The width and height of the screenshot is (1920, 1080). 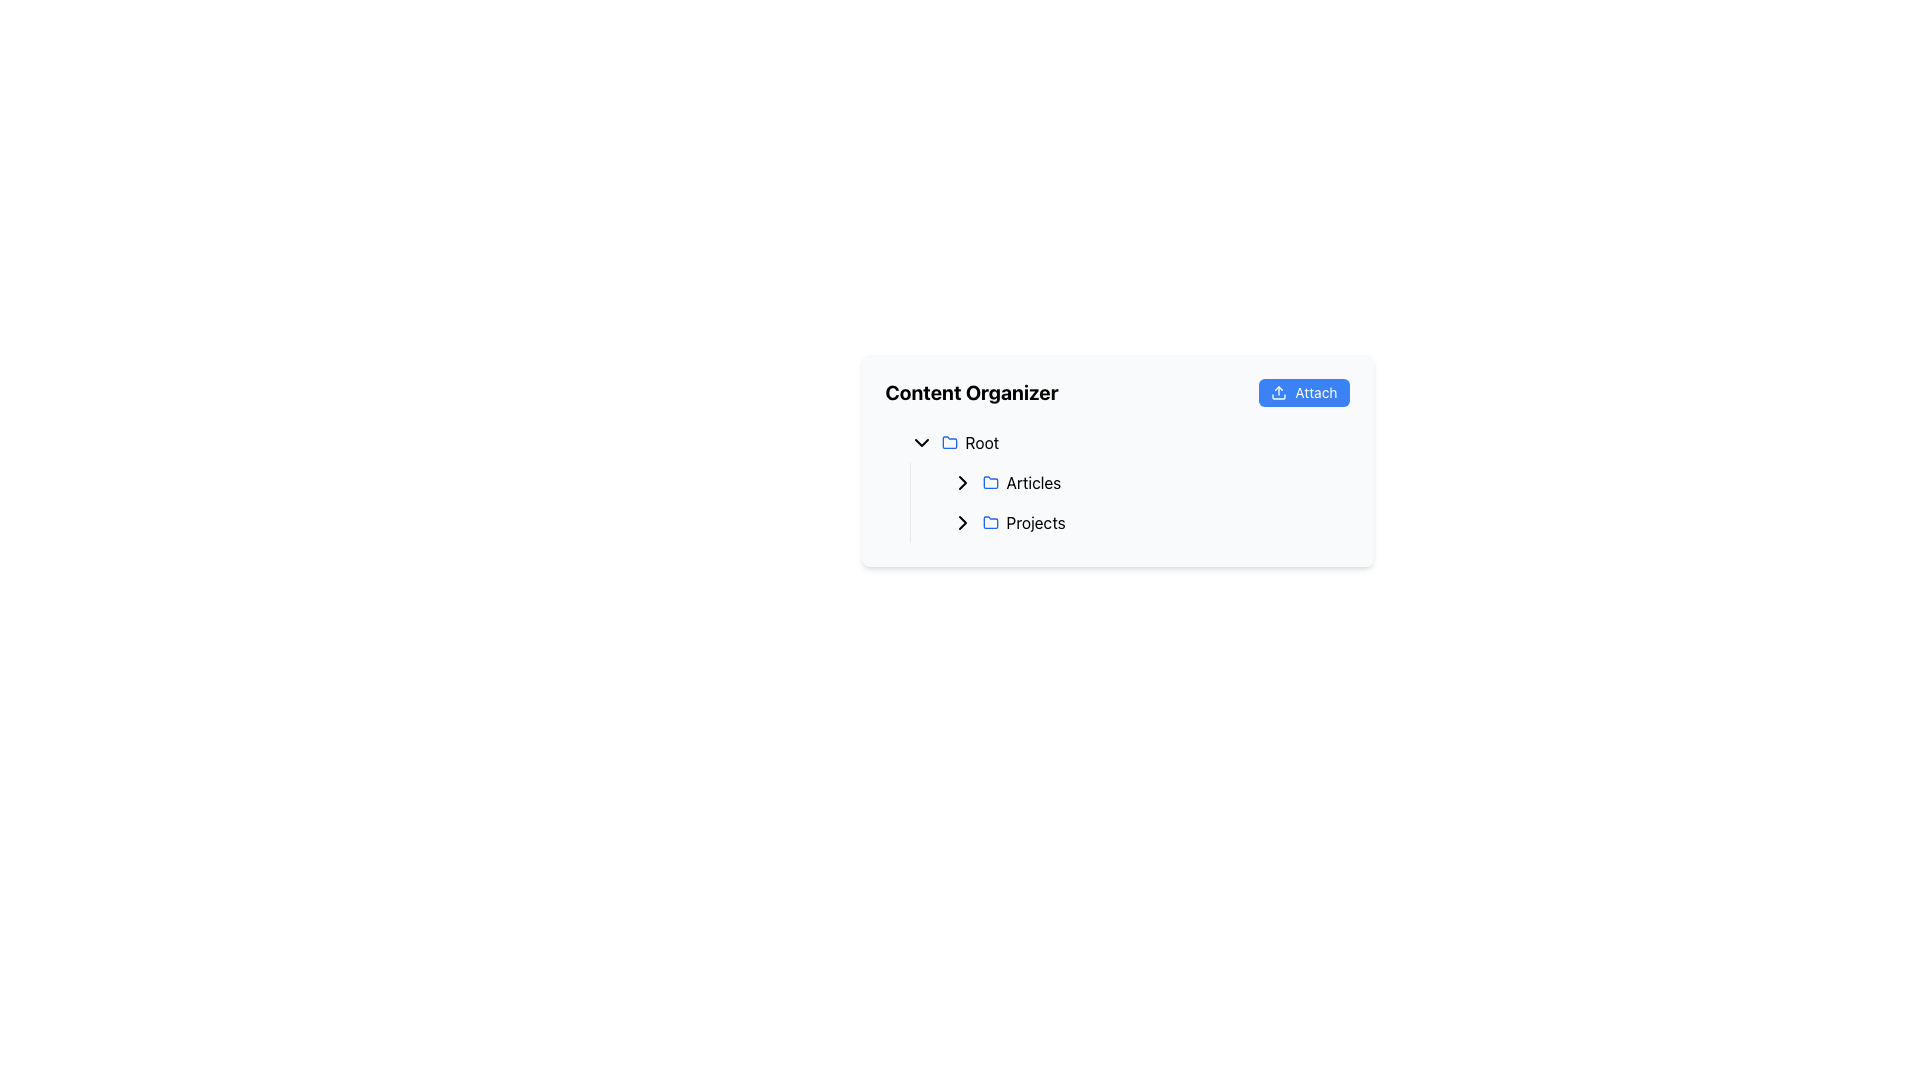 I want to click on the 'Articles' icon, which visually represents a folder or category for related content, to interact or navigate, so click(x=990, y=482).